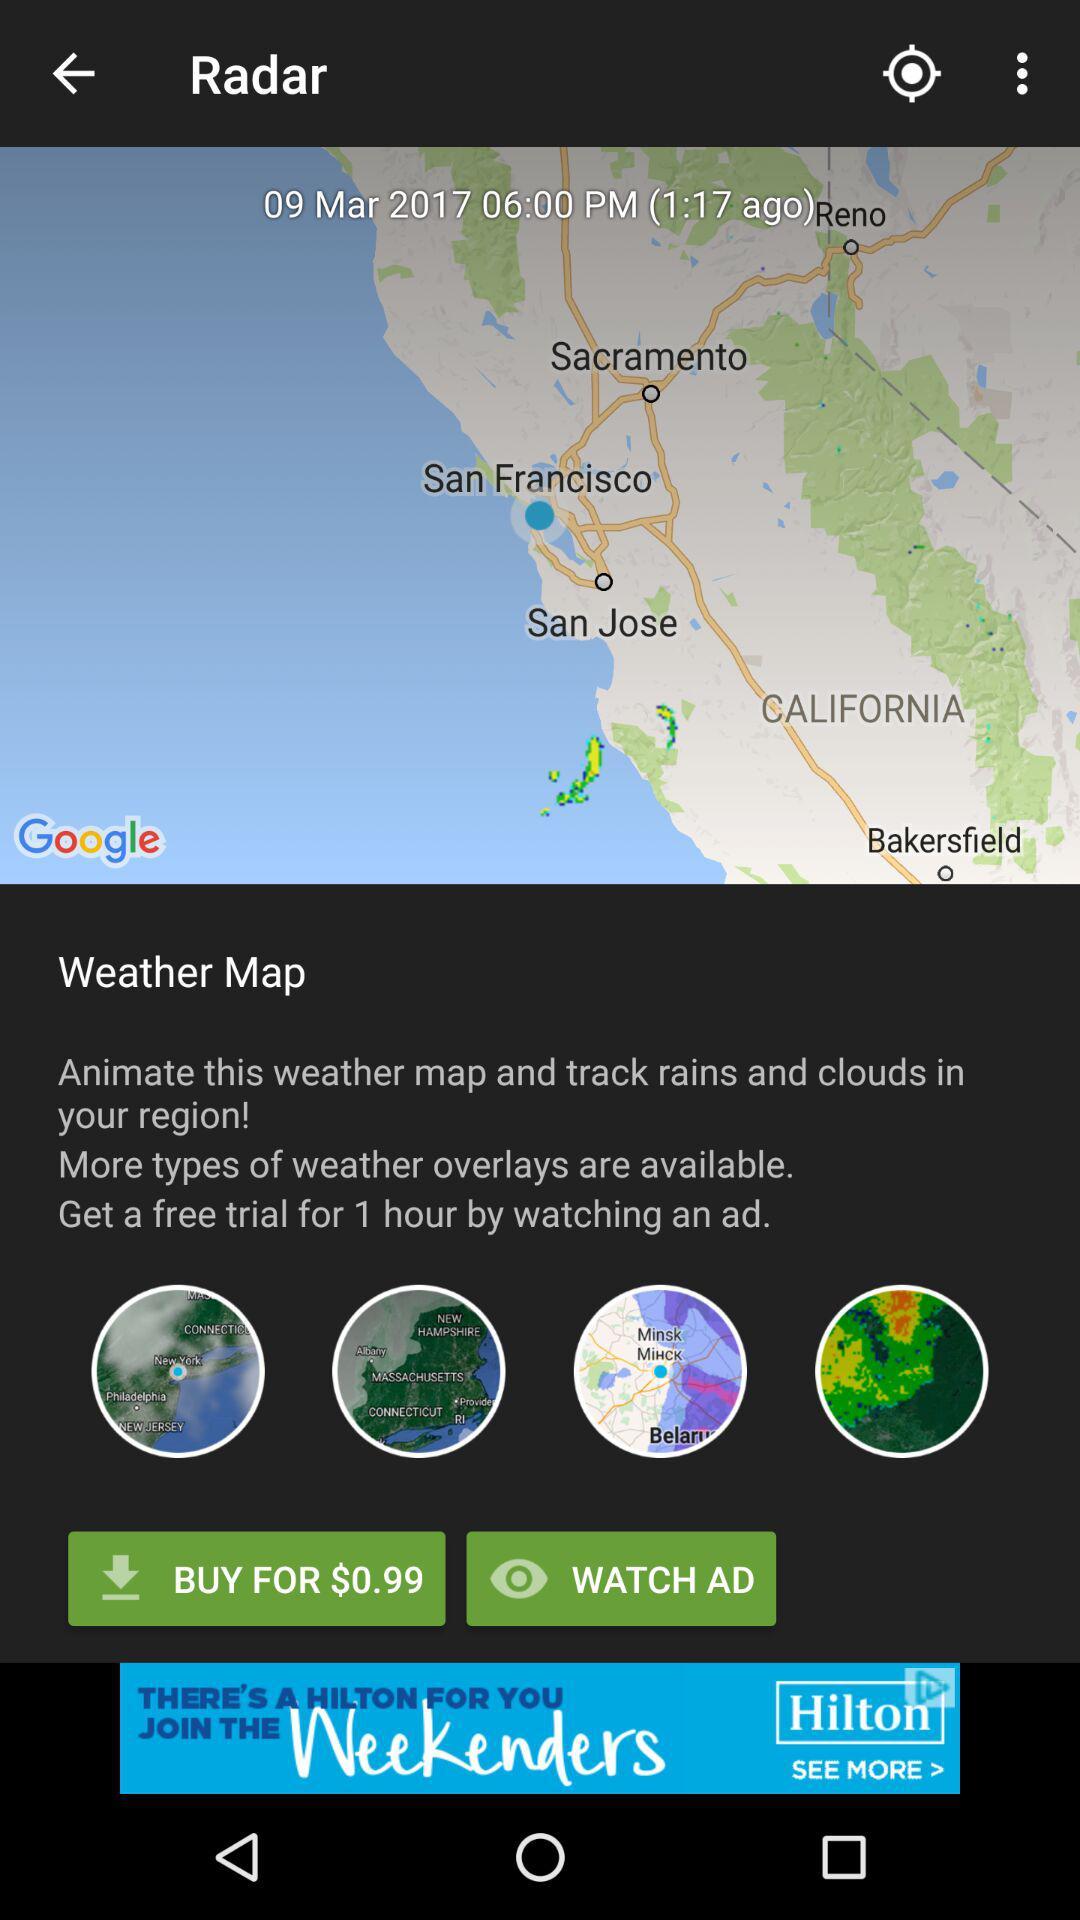 The width and height of the screenshot is (1080, 1920). Describe the element at coordinates (1023, 56) in the screenshot. I see `the more icon` at that location.